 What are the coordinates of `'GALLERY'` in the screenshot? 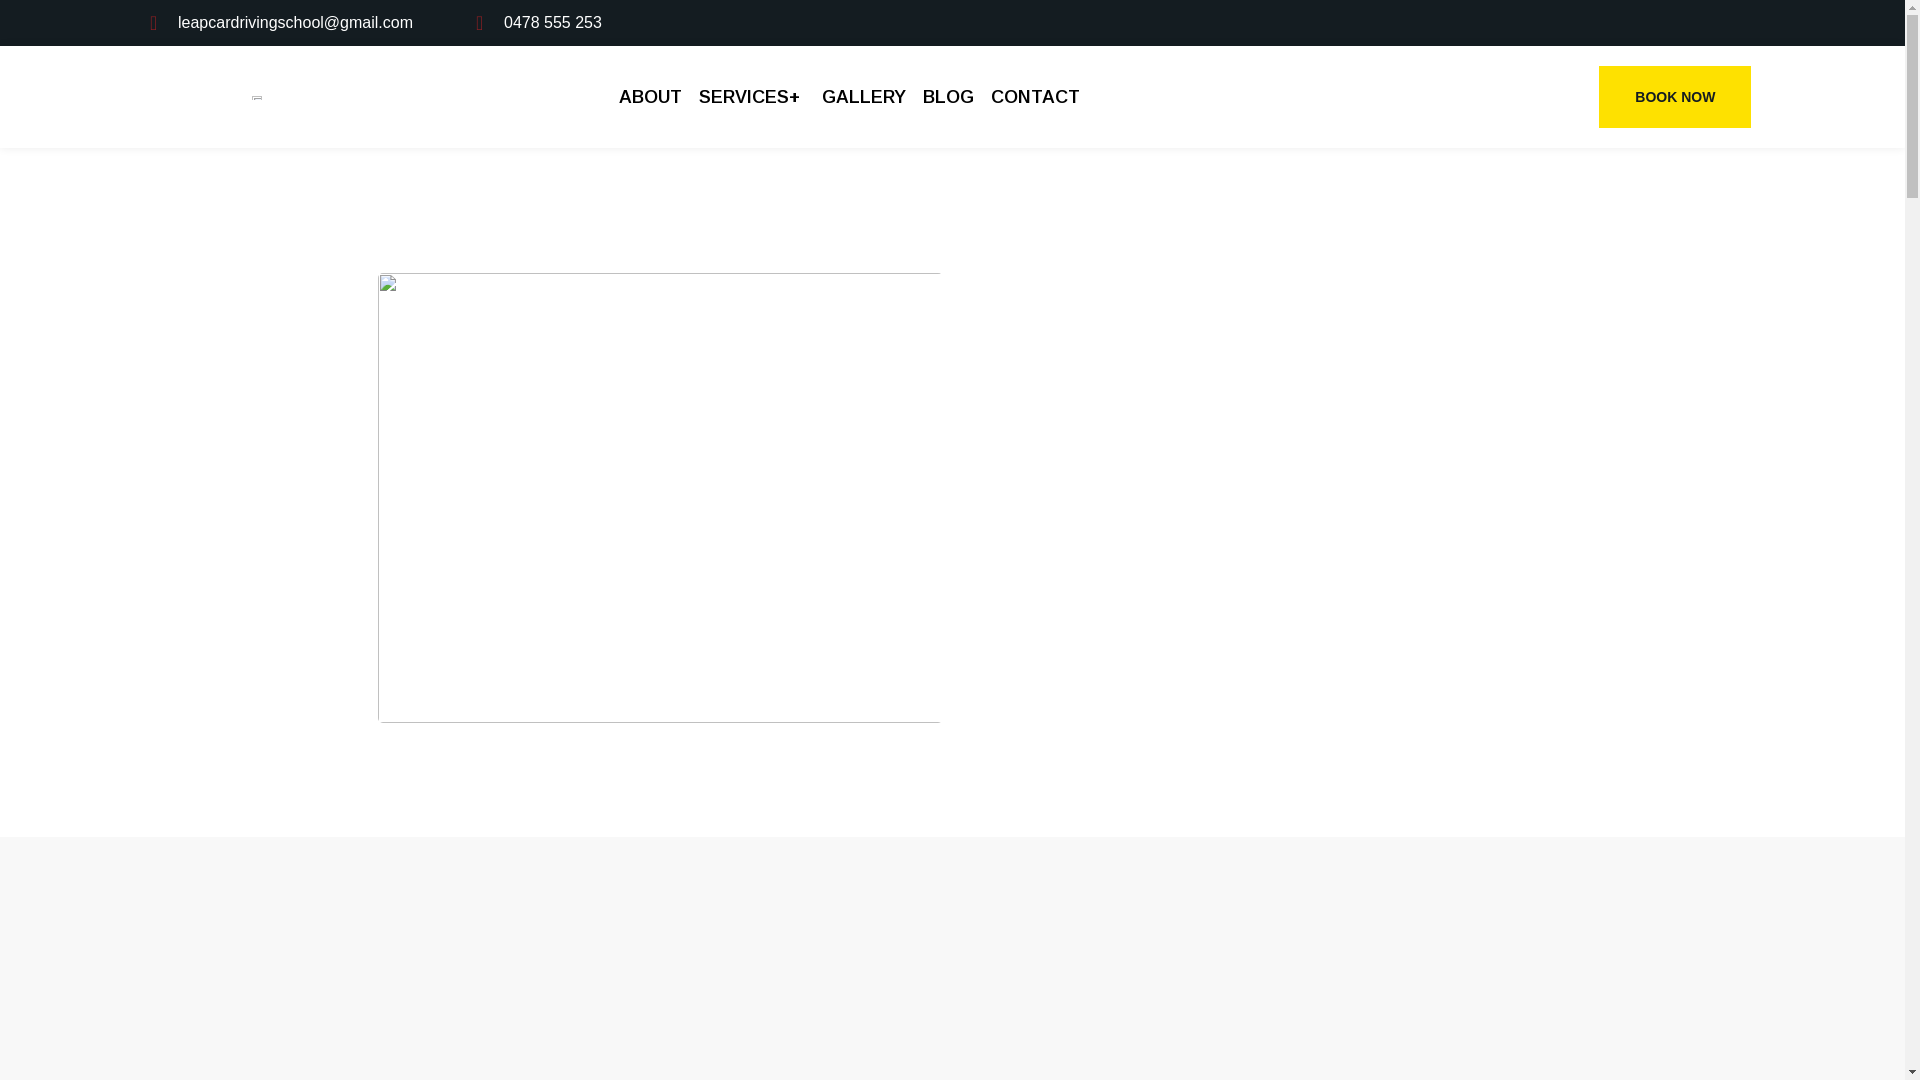 It's located at (864, 96).